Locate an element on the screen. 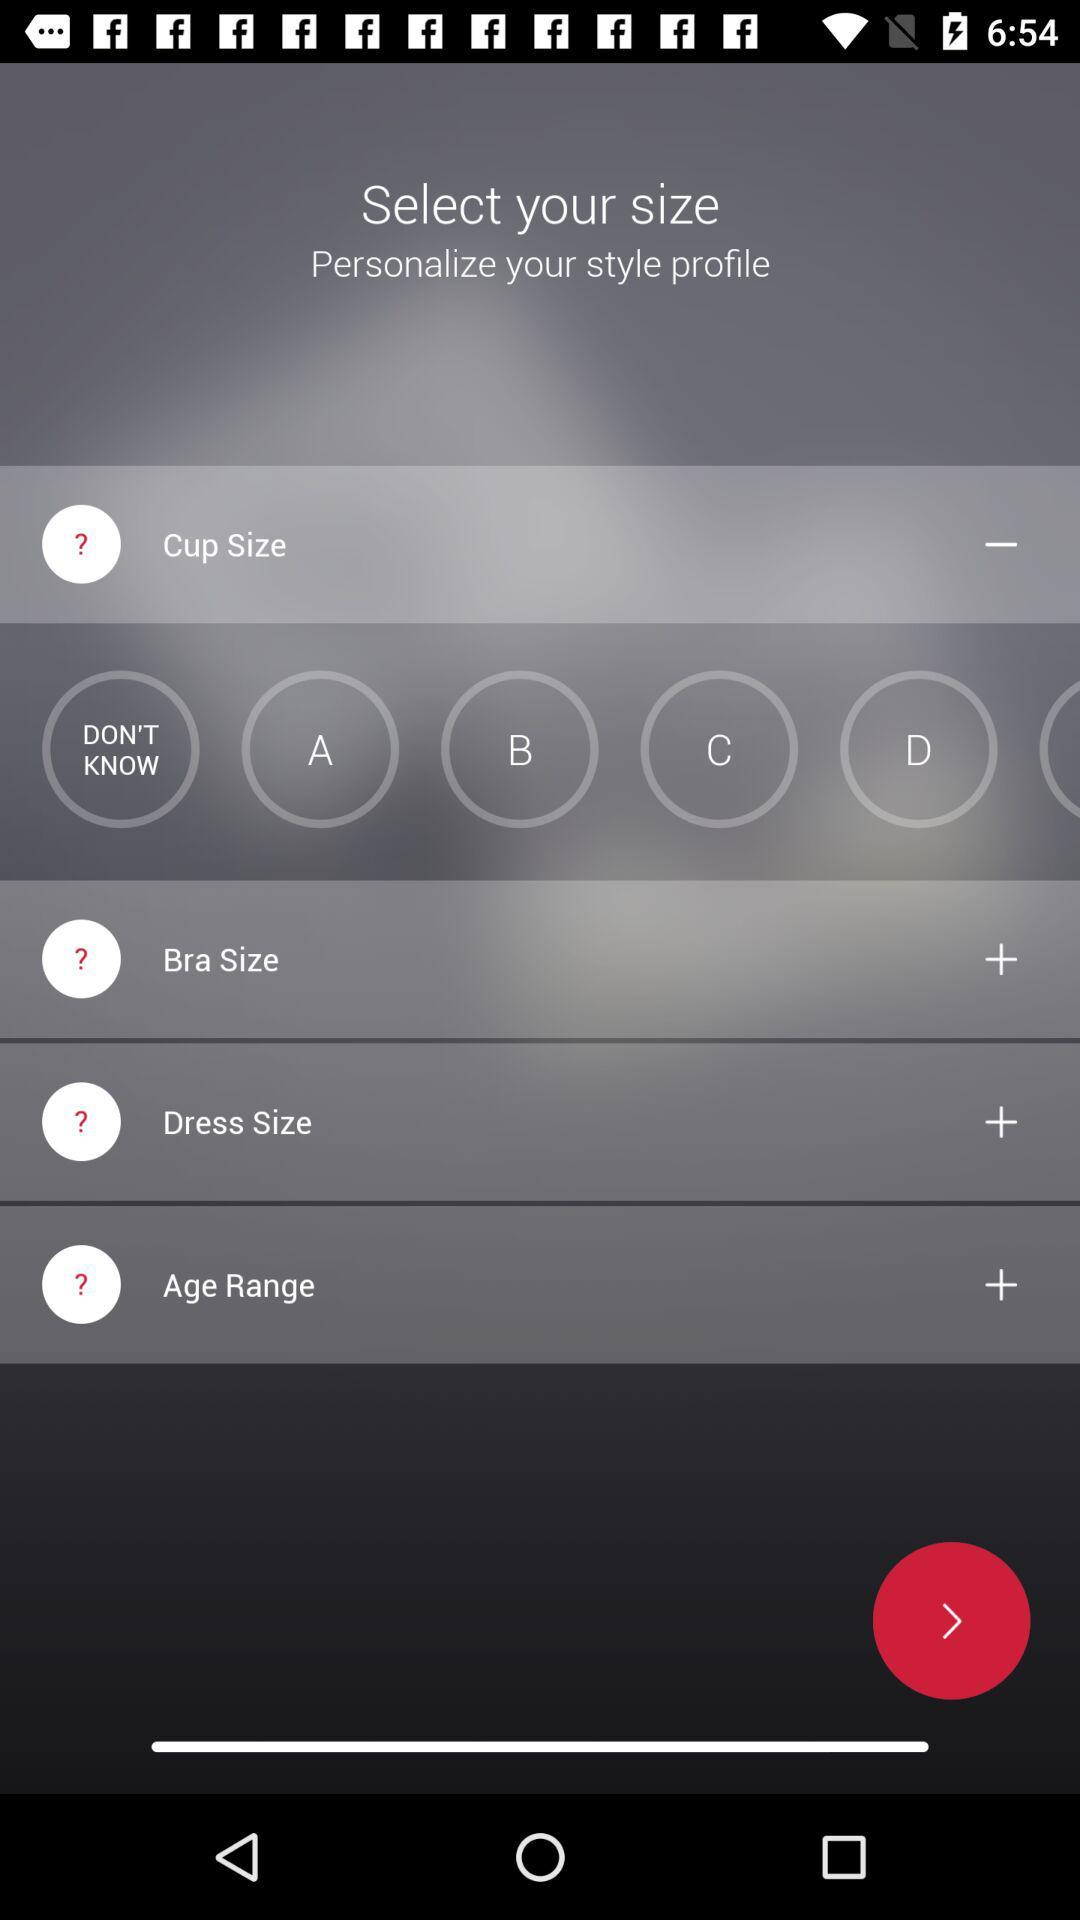 This screenshot has height=1920, width=1080. the help icon is located at coordinates (80, 957).